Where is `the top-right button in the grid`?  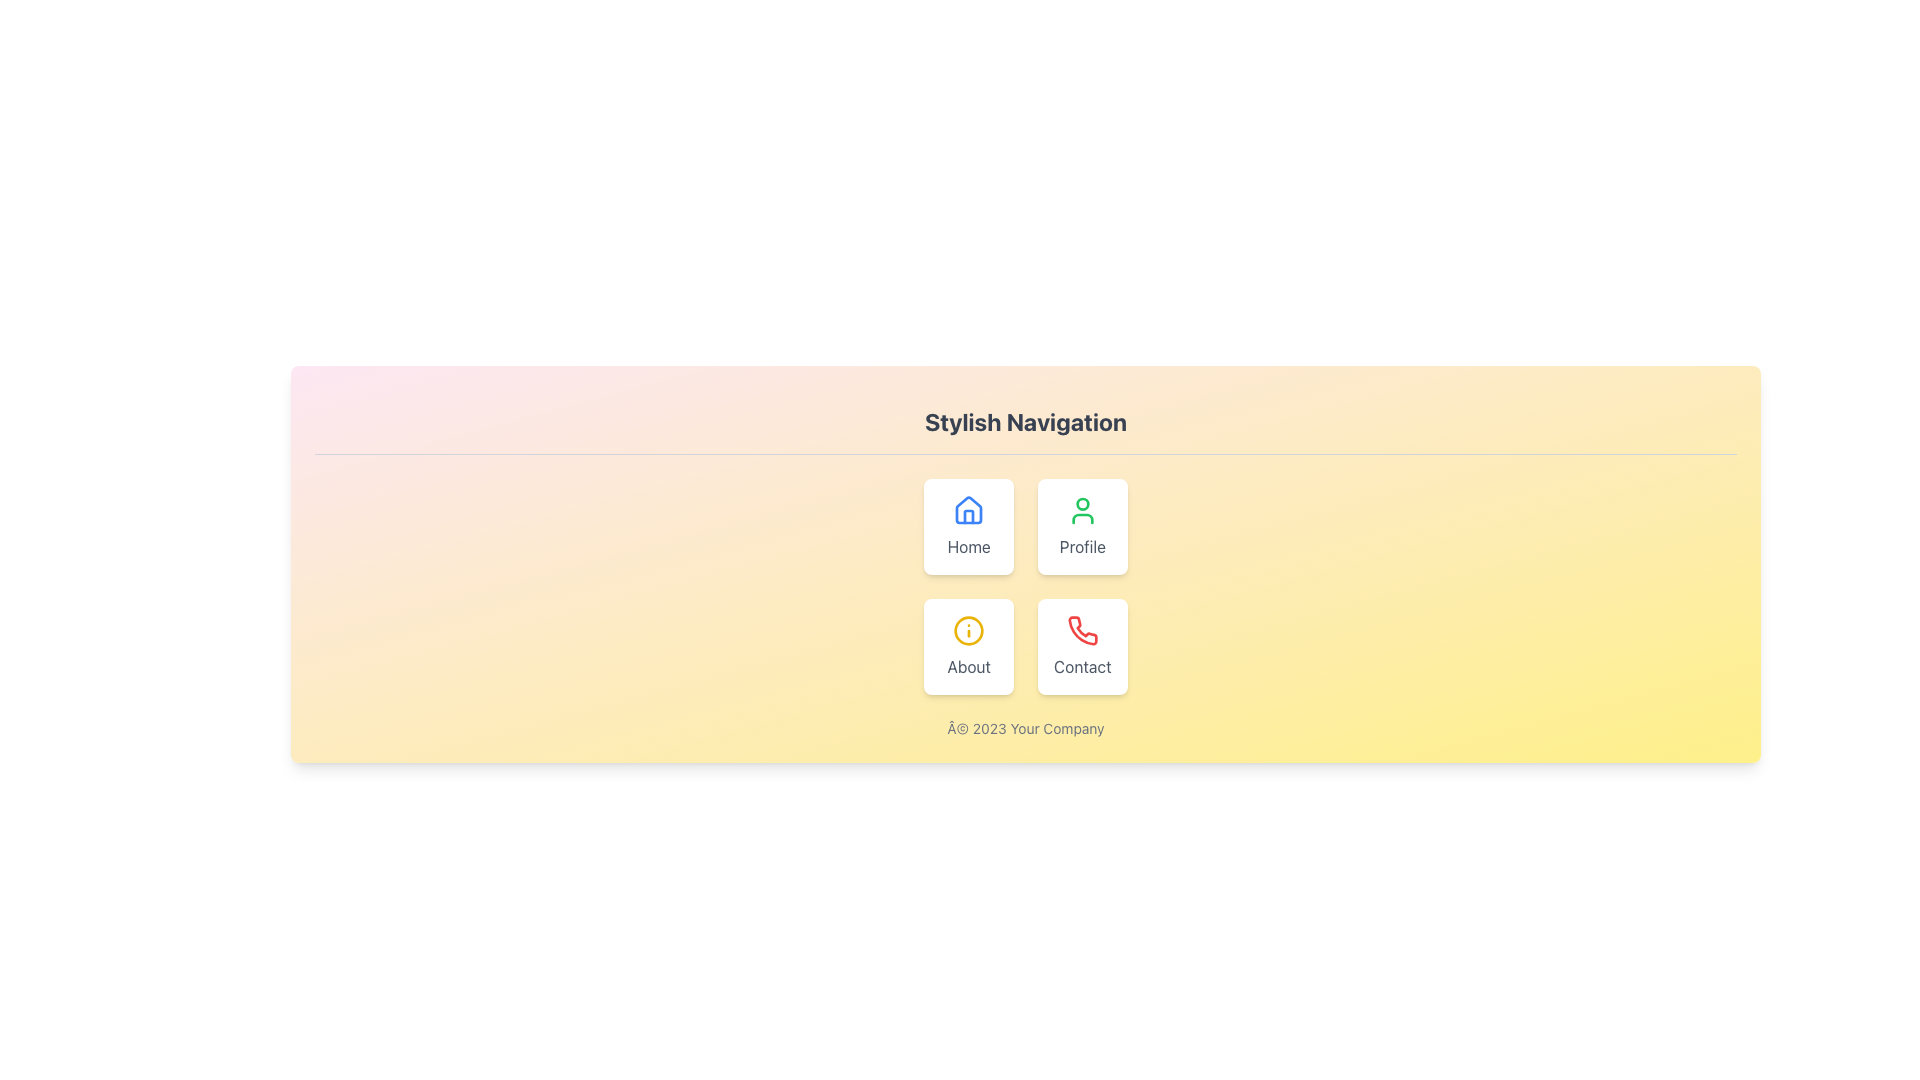
the top-right button in the grid is located at coordinates (1081, 526).